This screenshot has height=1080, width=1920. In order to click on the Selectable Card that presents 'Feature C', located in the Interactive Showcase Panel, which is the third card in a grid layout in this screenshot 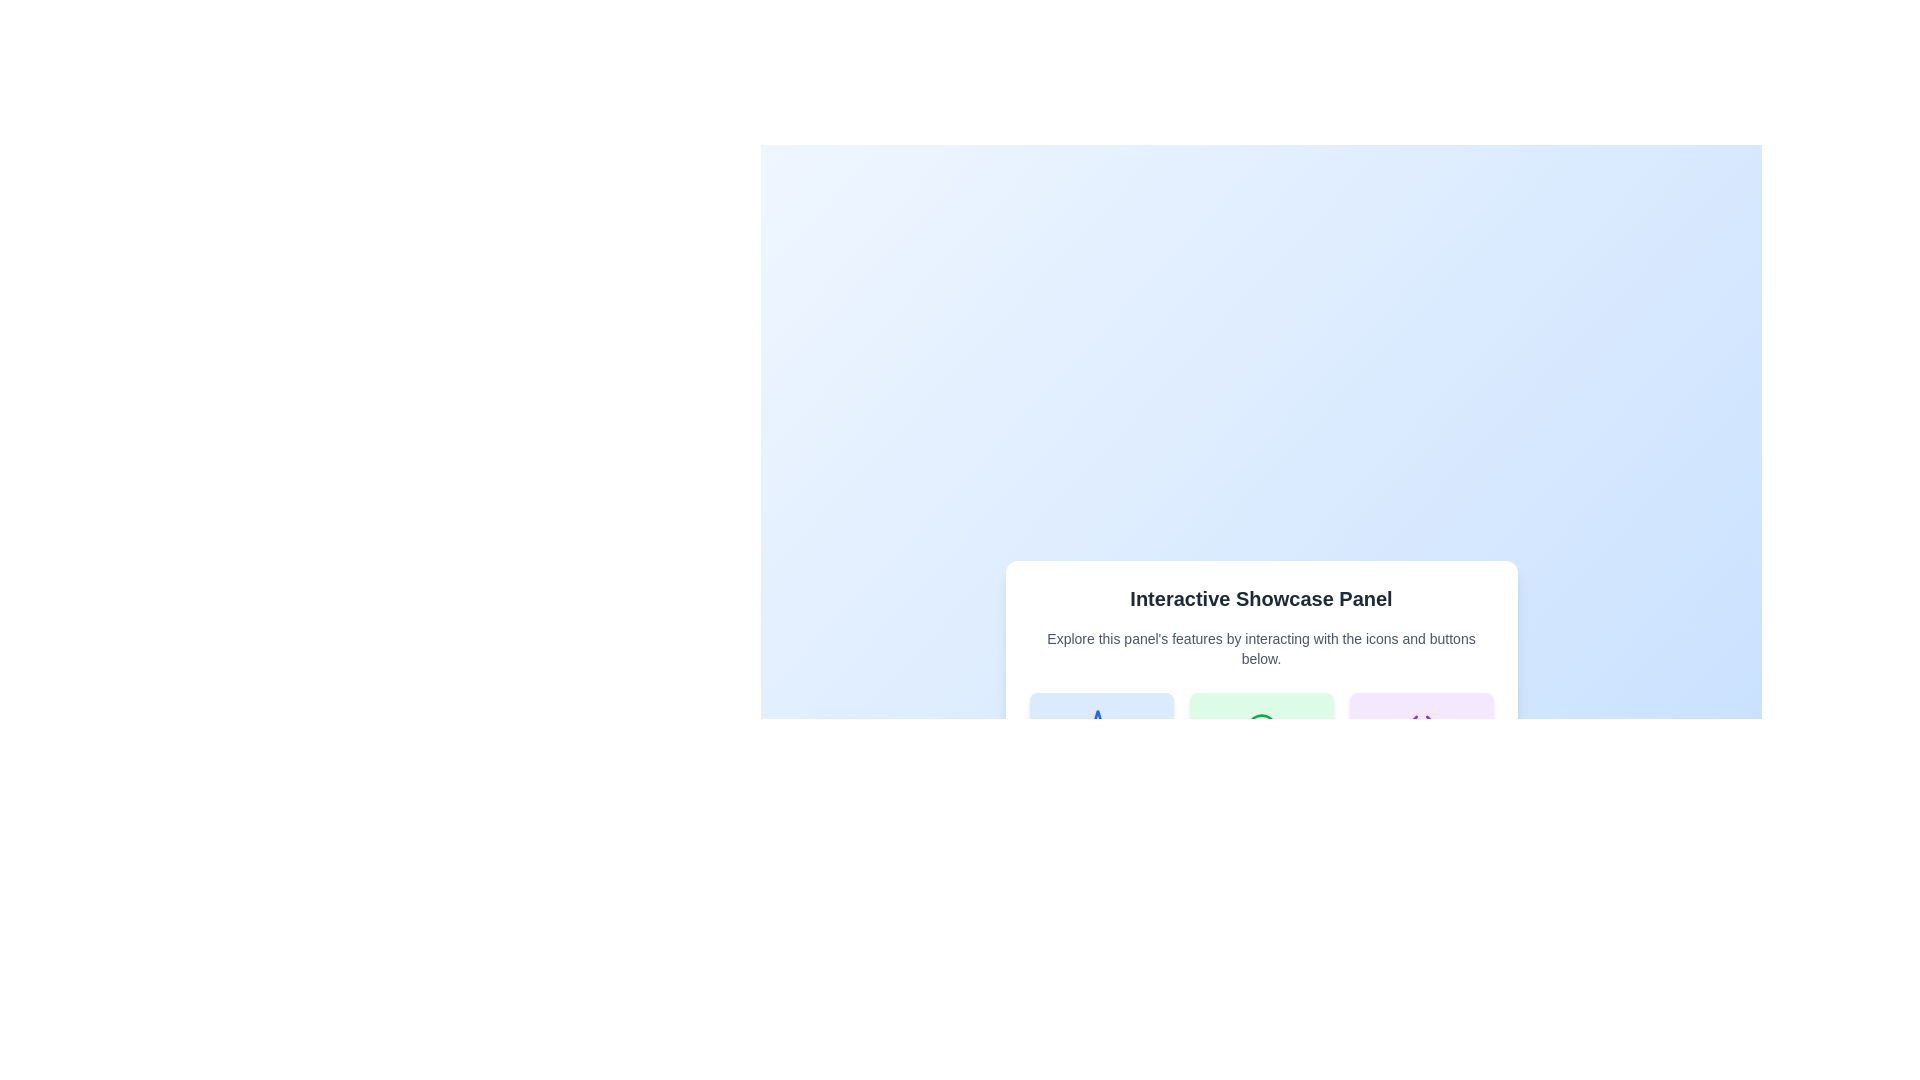, I will do `click(1420, 739)`.